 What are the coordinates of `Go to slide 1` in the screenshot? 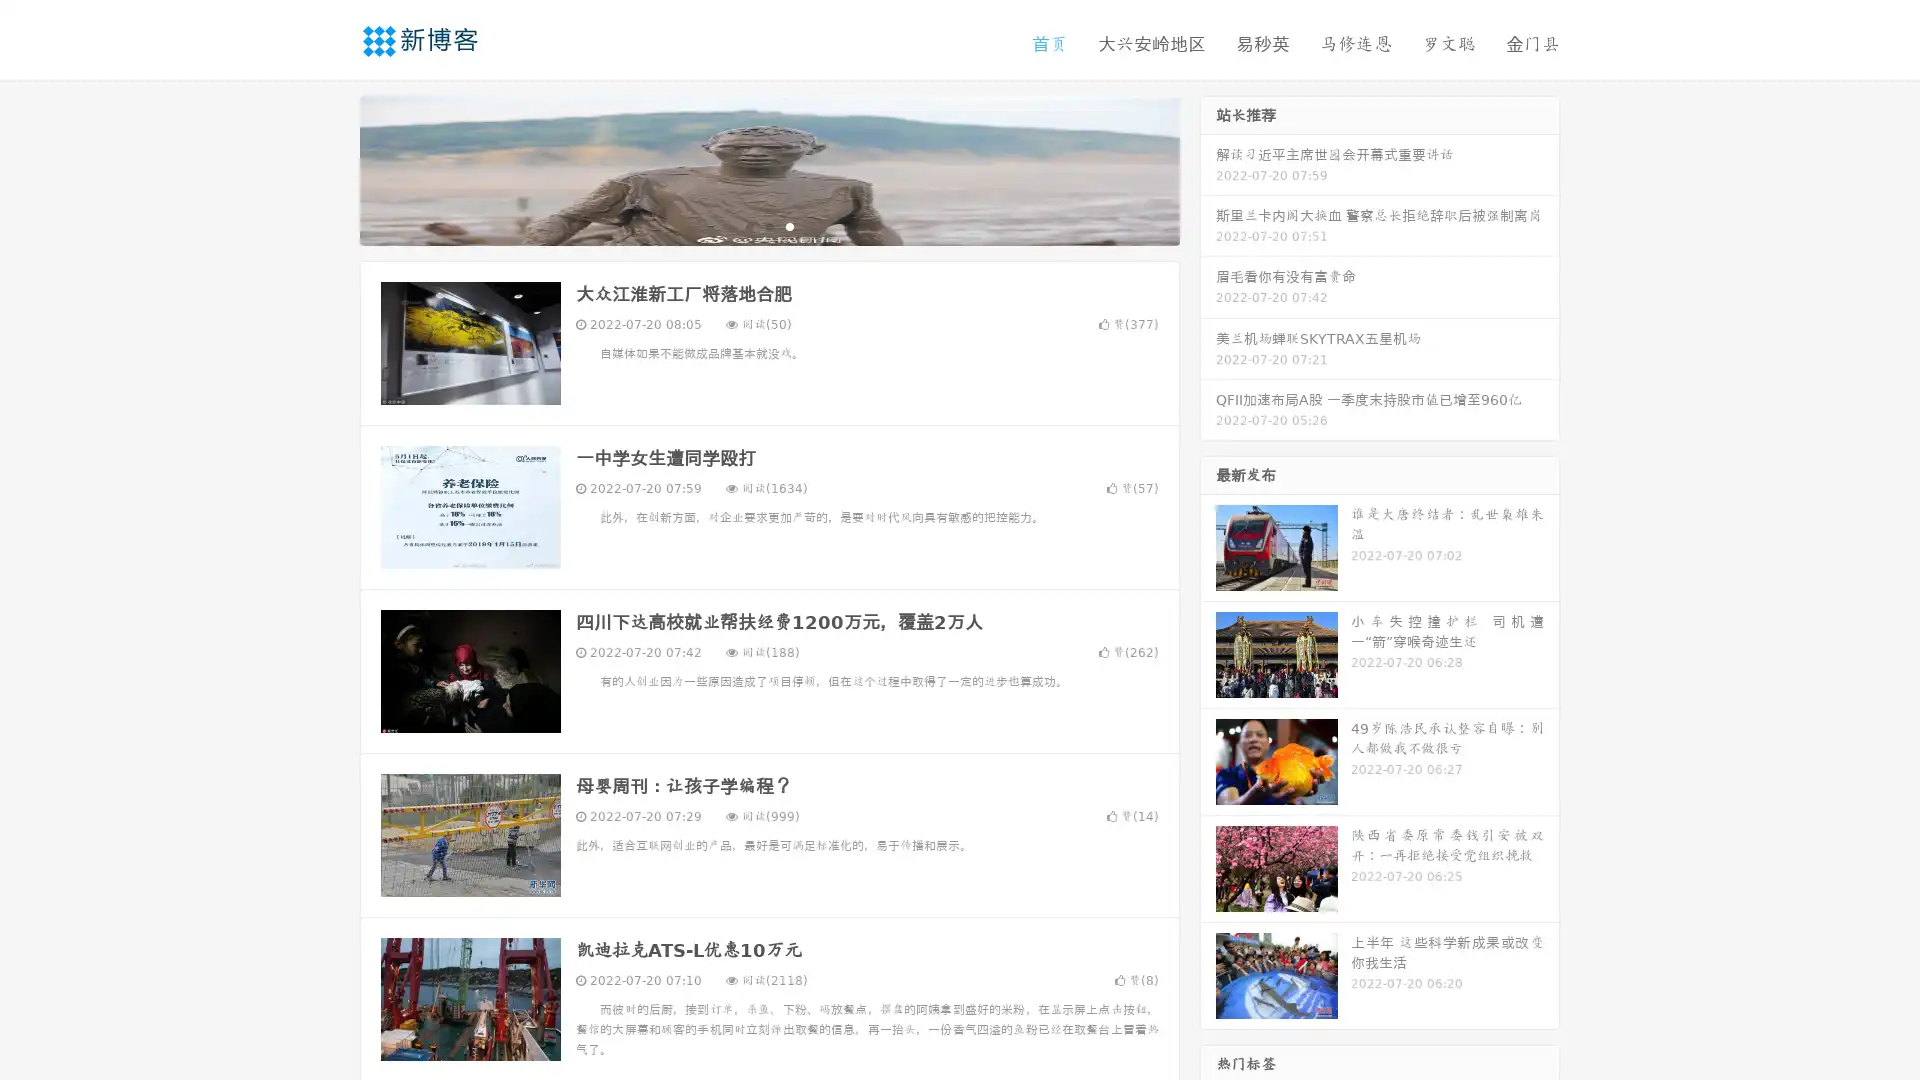 It's located at (748, 225).